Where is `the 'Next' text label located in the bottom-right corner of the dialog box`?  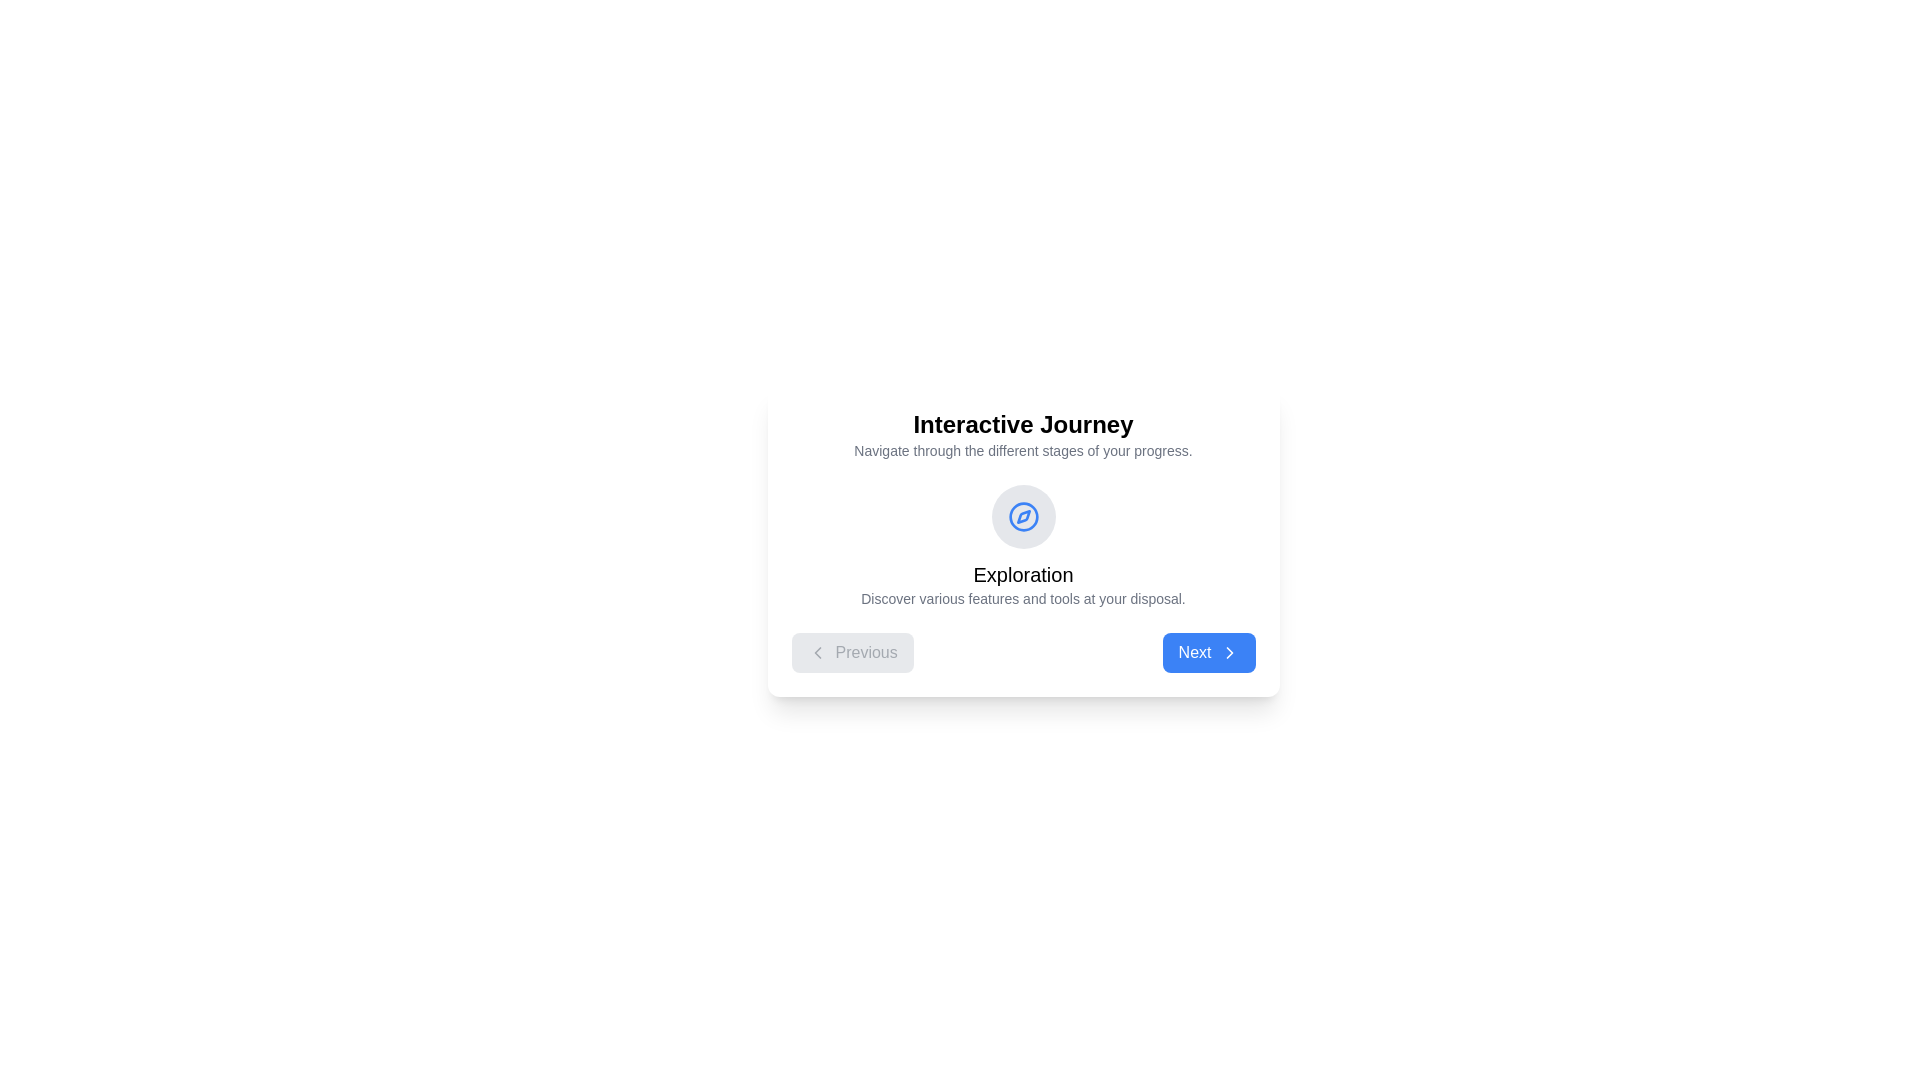
the 'Next' text label located in the bottom-right corner of the dialog box is located at coordinates (1195, 652).